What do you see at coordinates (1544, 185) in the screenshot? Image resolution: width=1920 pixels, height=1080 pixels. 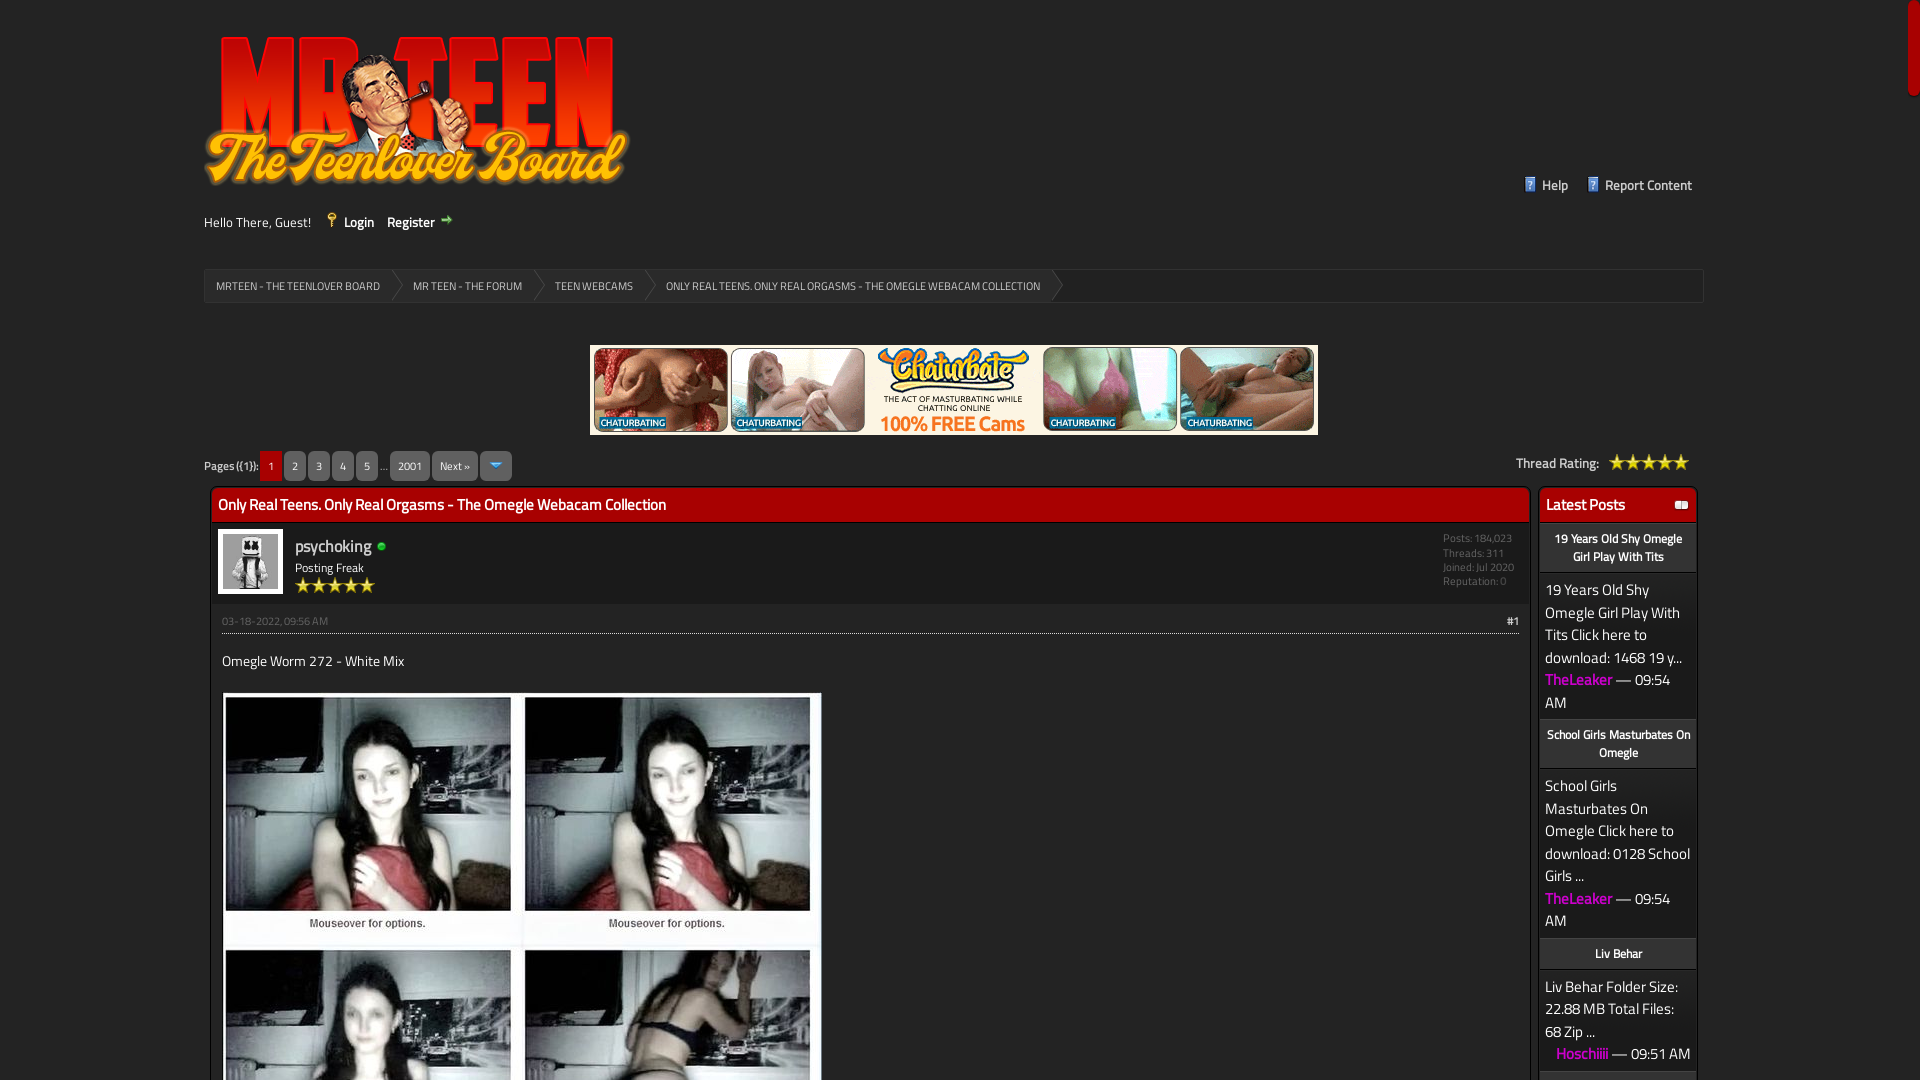 I see `'Help'` at bounding box center [1544, 185].